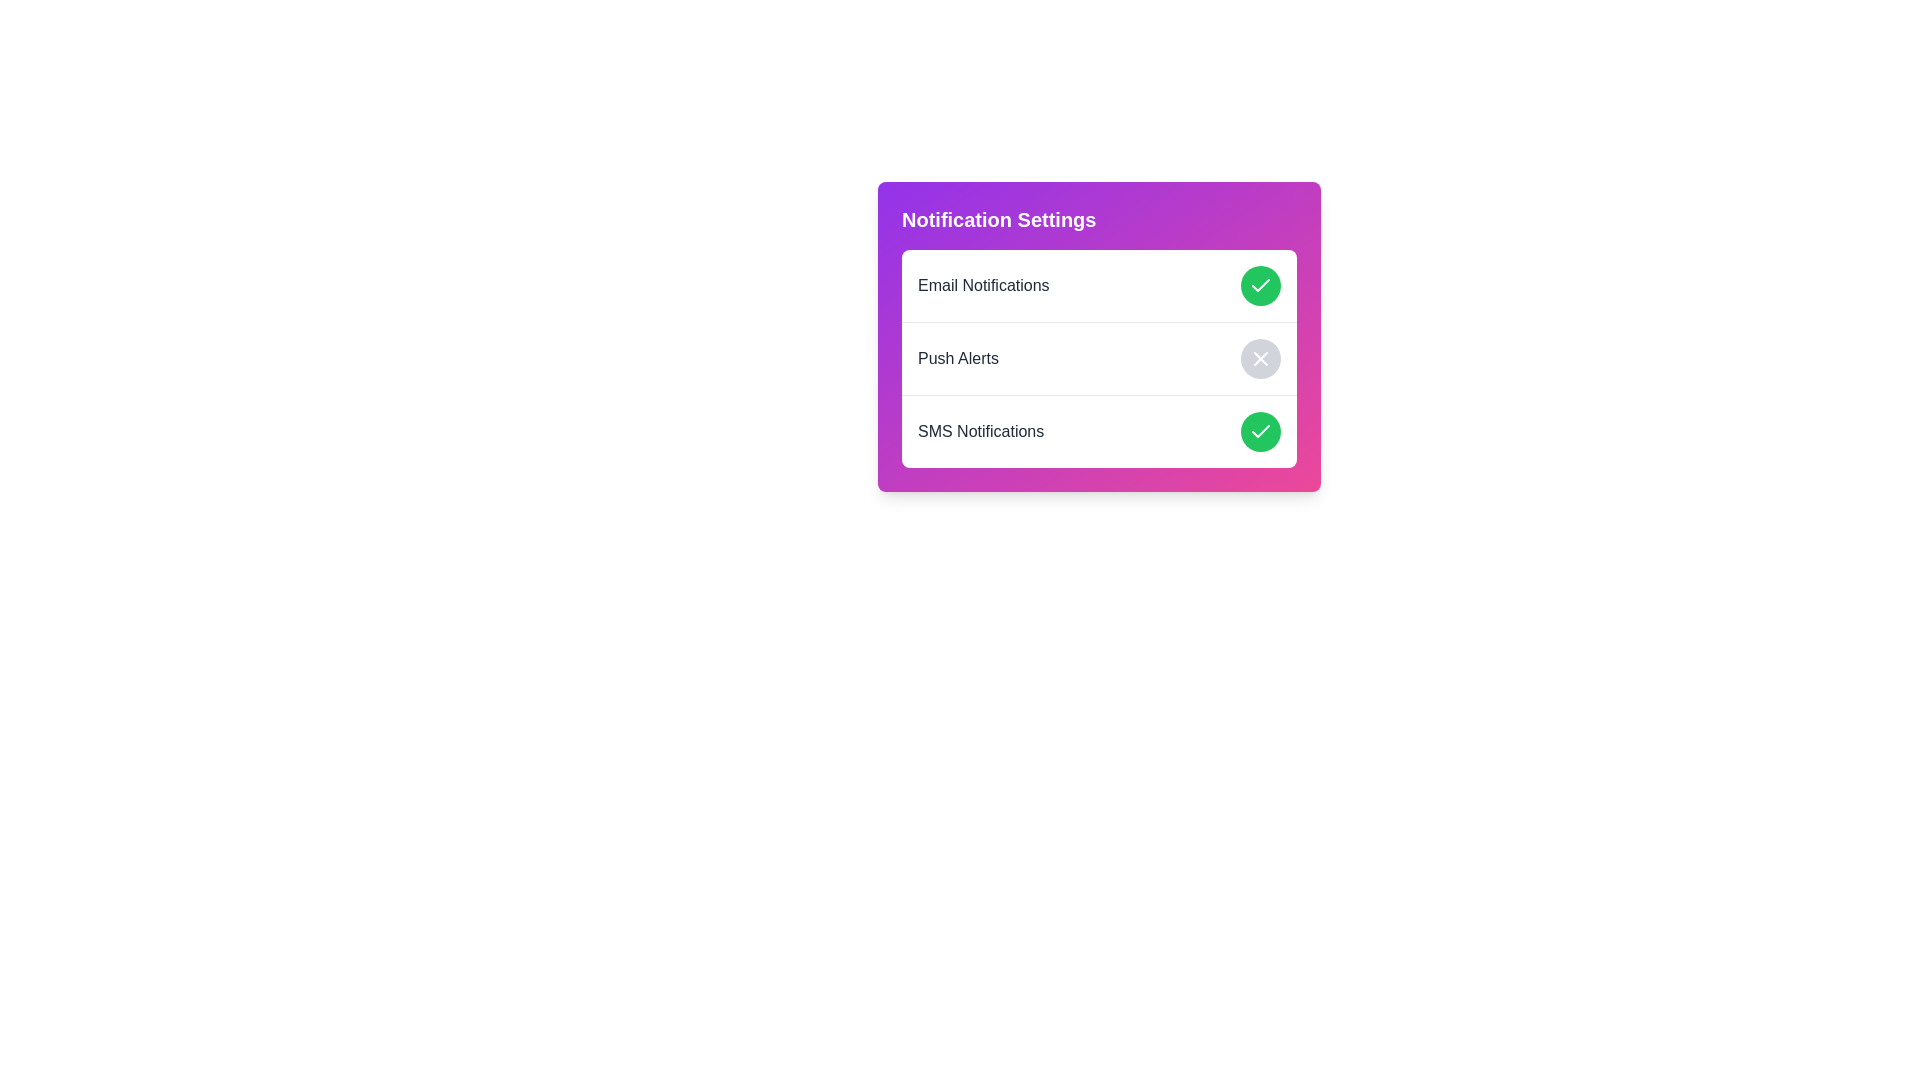  What do you see at coordinates (983, 285) in the screenshot?
I see `the 'Email Notifications' text, which is displayed in dark grey within the 'Notification Settings' section and is adjacent to a green circular toggle` at bounding box center [983, 285].